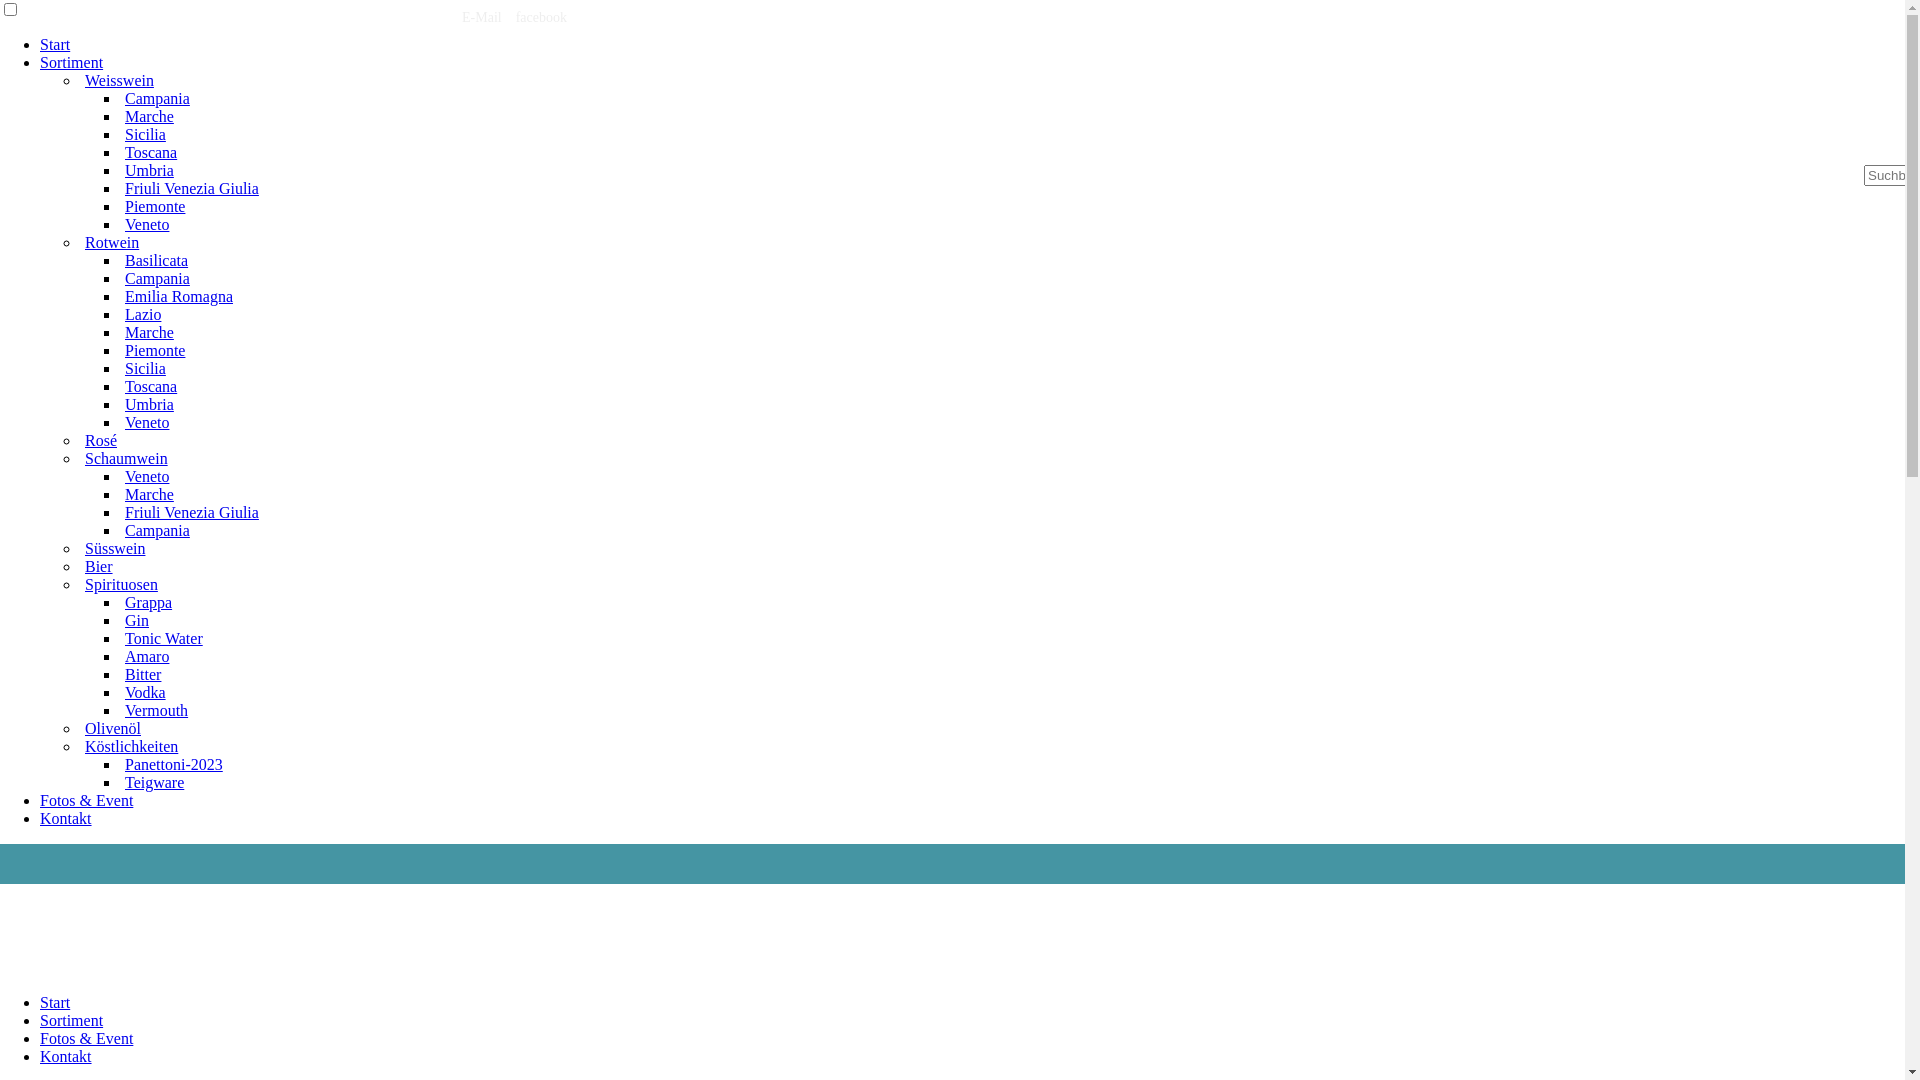 The height and width of the screenshot is (1080, 1920). I want to click on 'Kontakt', so click(66, 1055).